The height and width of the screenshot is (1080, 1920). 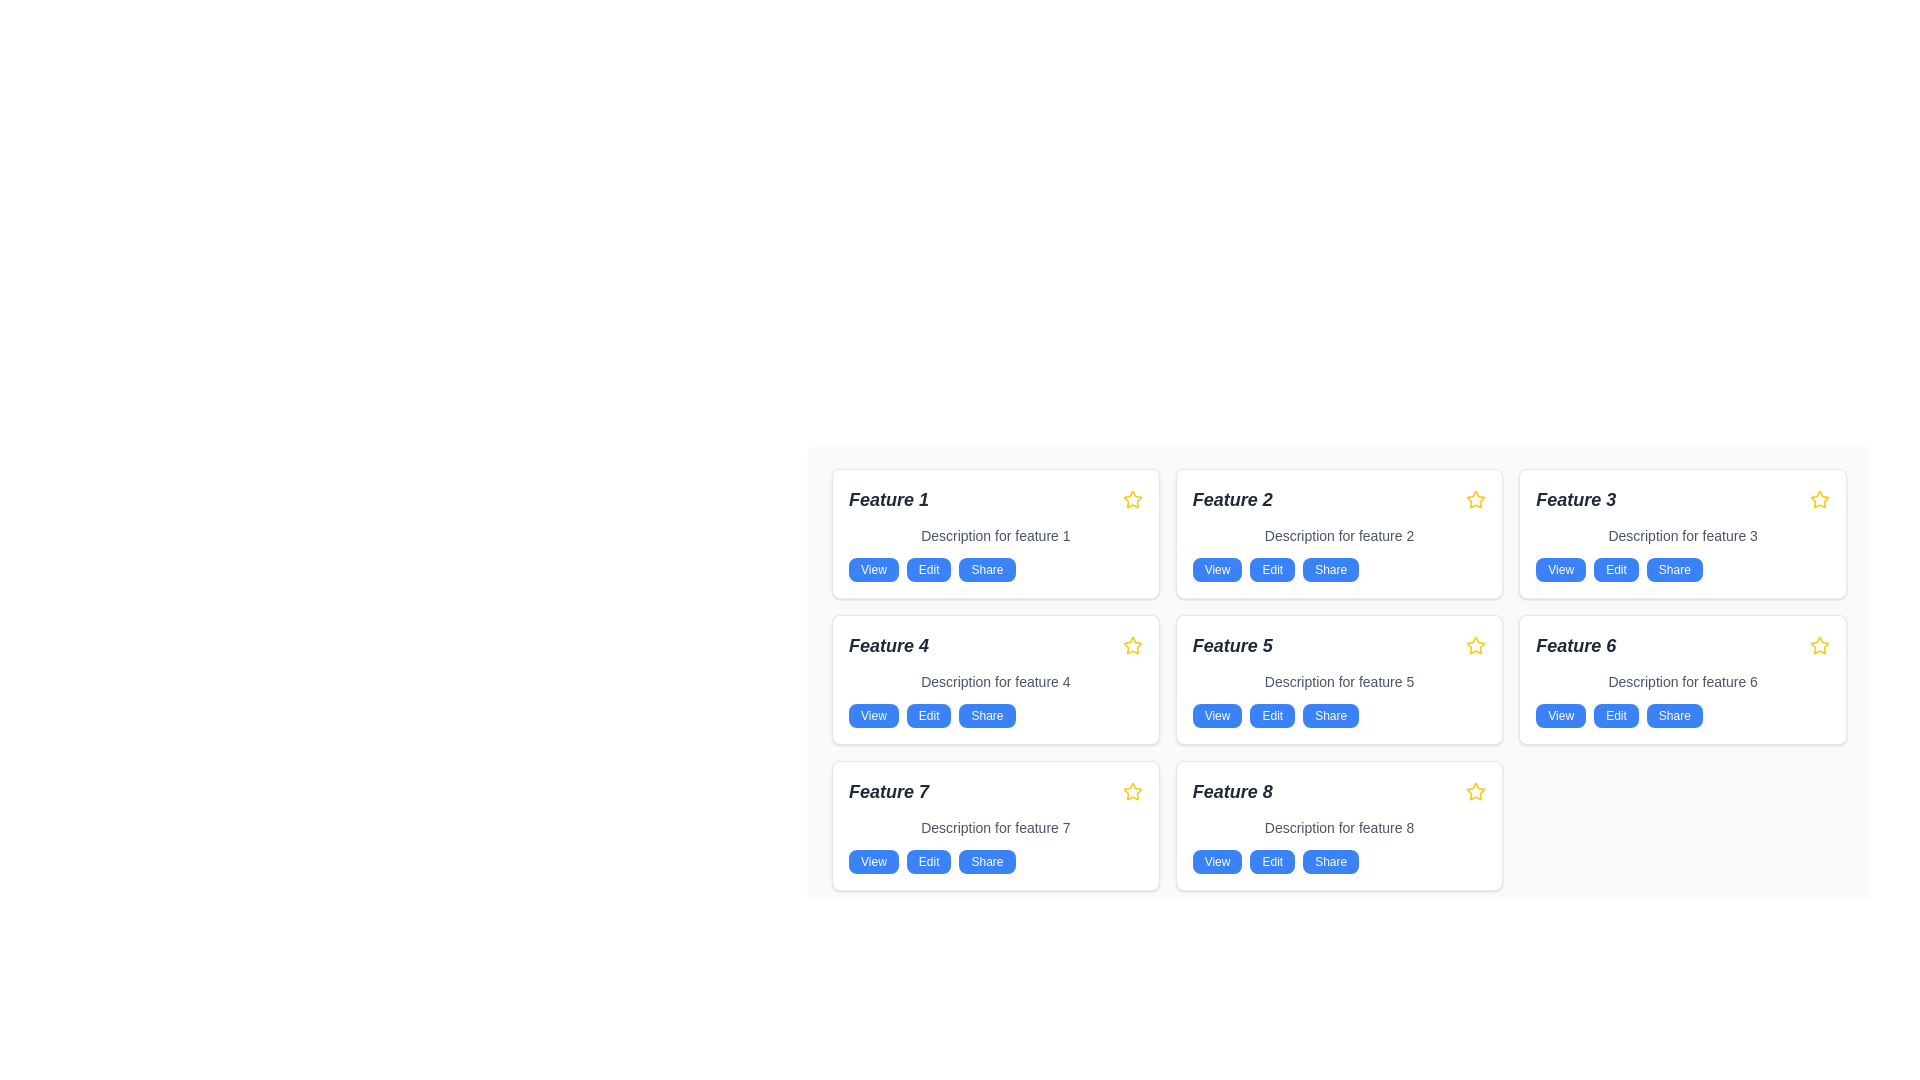 What do you see at coordinates (995, 681) in the screenshot?
I see `the textual descriptive label that reads 'Description for feature 4', which is located below the title 'Feature 4' in the second card of the second row` at bounding box center [995, 681].